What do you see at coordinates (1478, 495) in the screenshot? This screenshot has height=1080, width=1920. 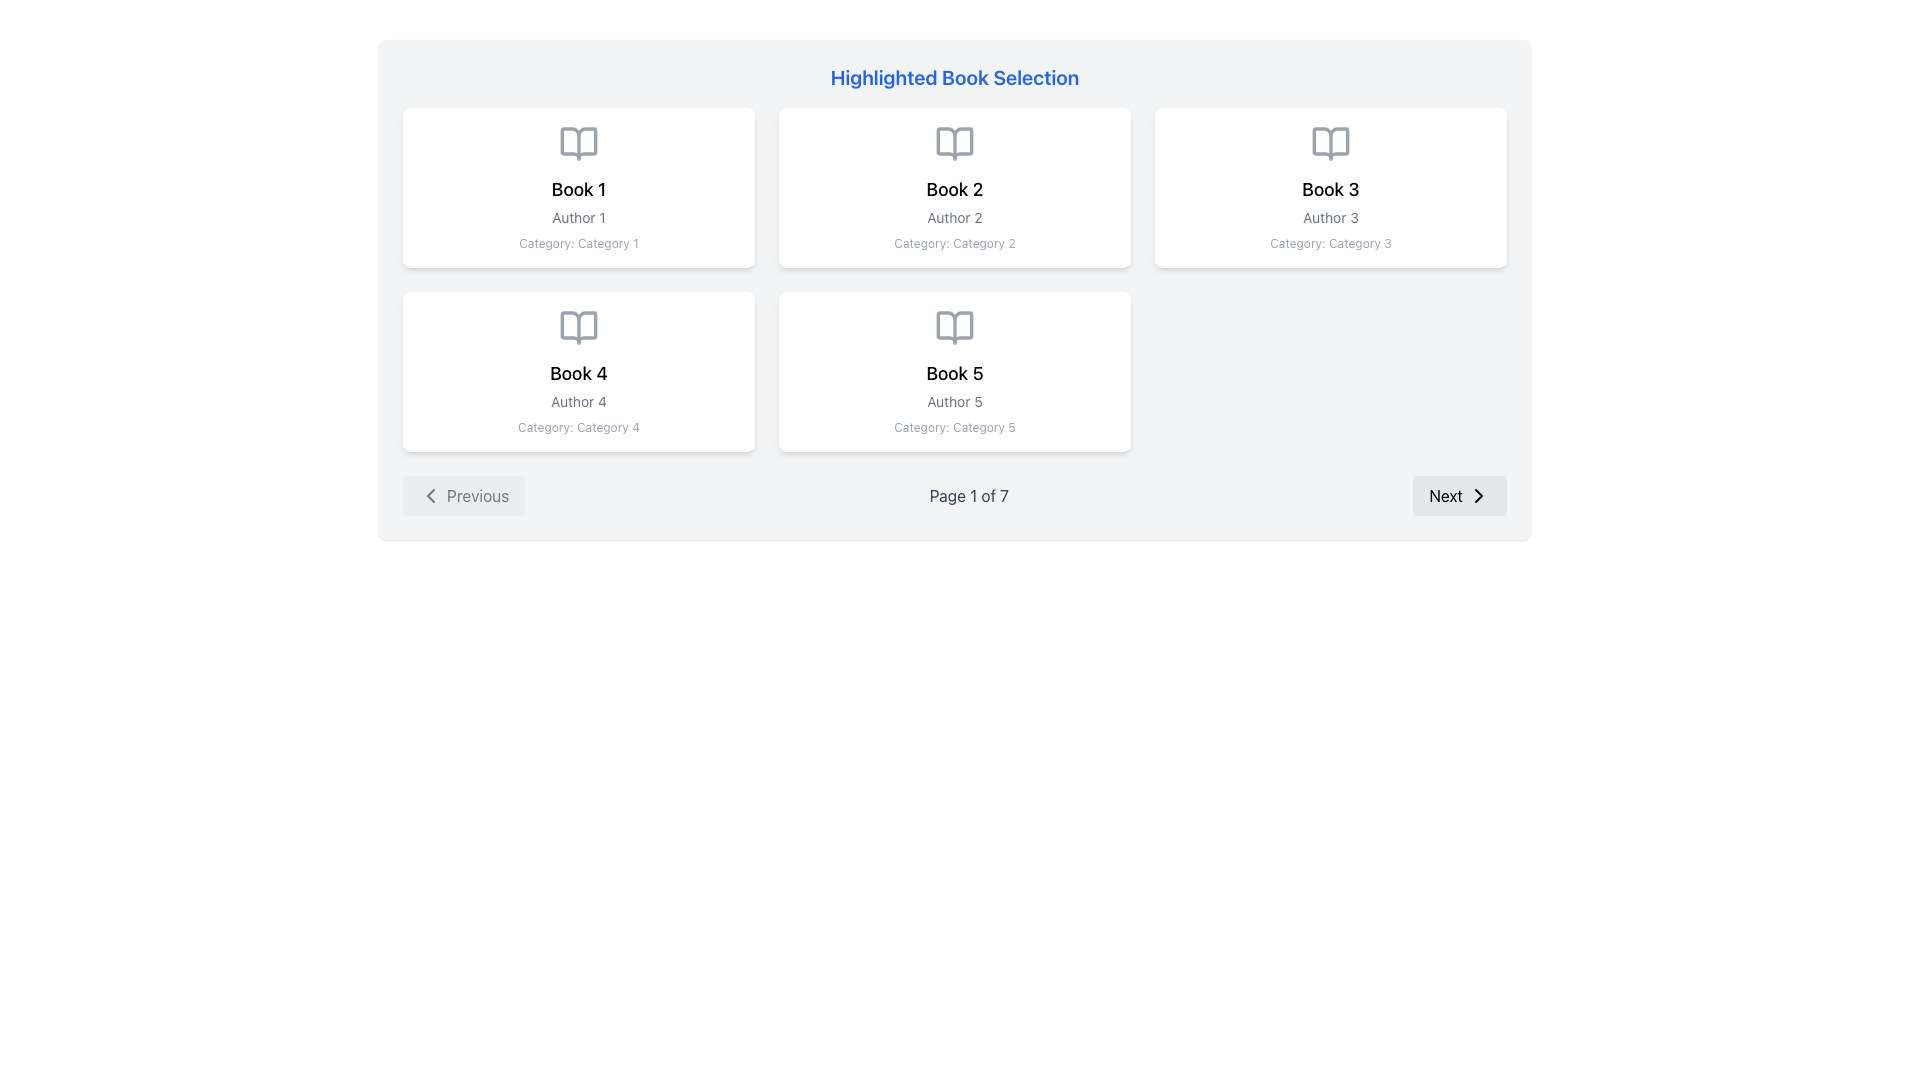 I see `the right-oriented chevron icon within the 'Next' button` at bounding box center [1478, 495].